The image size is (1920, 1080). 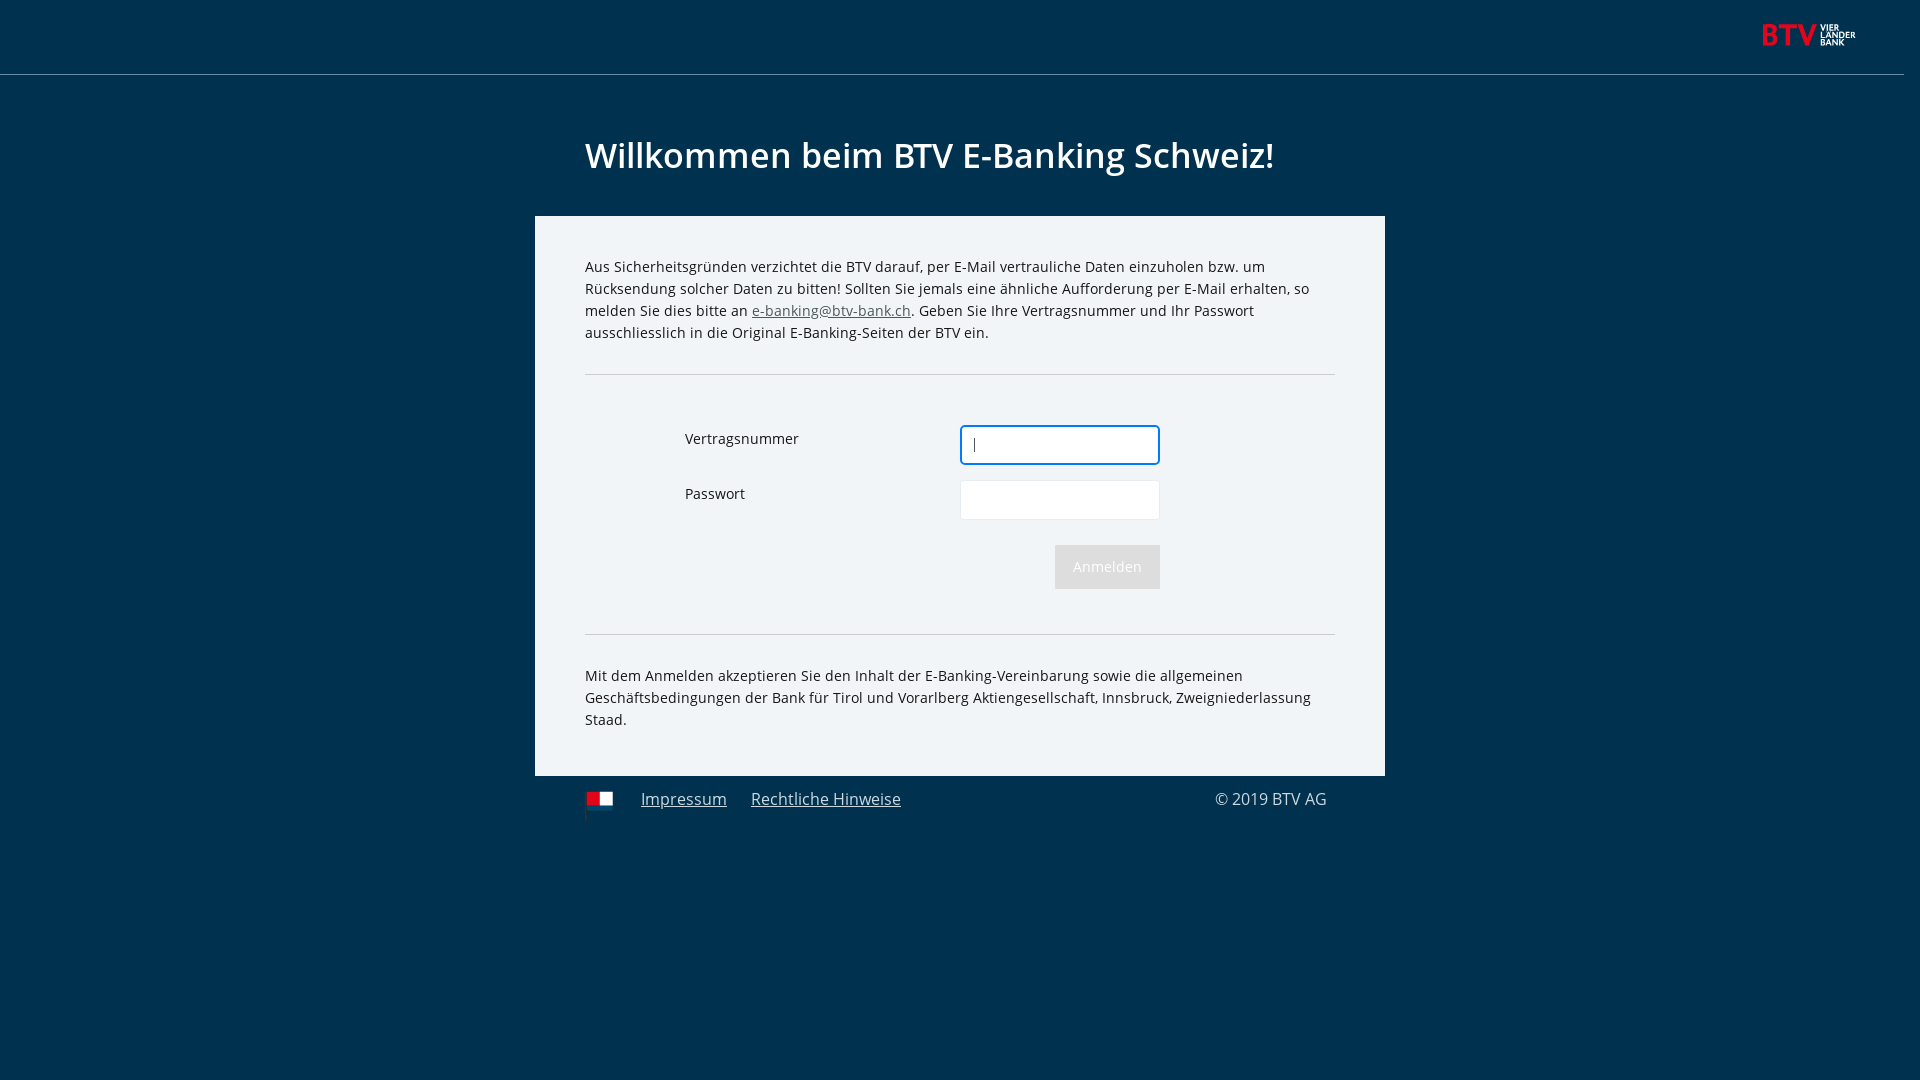 What do you see at coordinates (684, 797) in the screenshot?
I see `'Impressum'` at bounding box center [684, 797].